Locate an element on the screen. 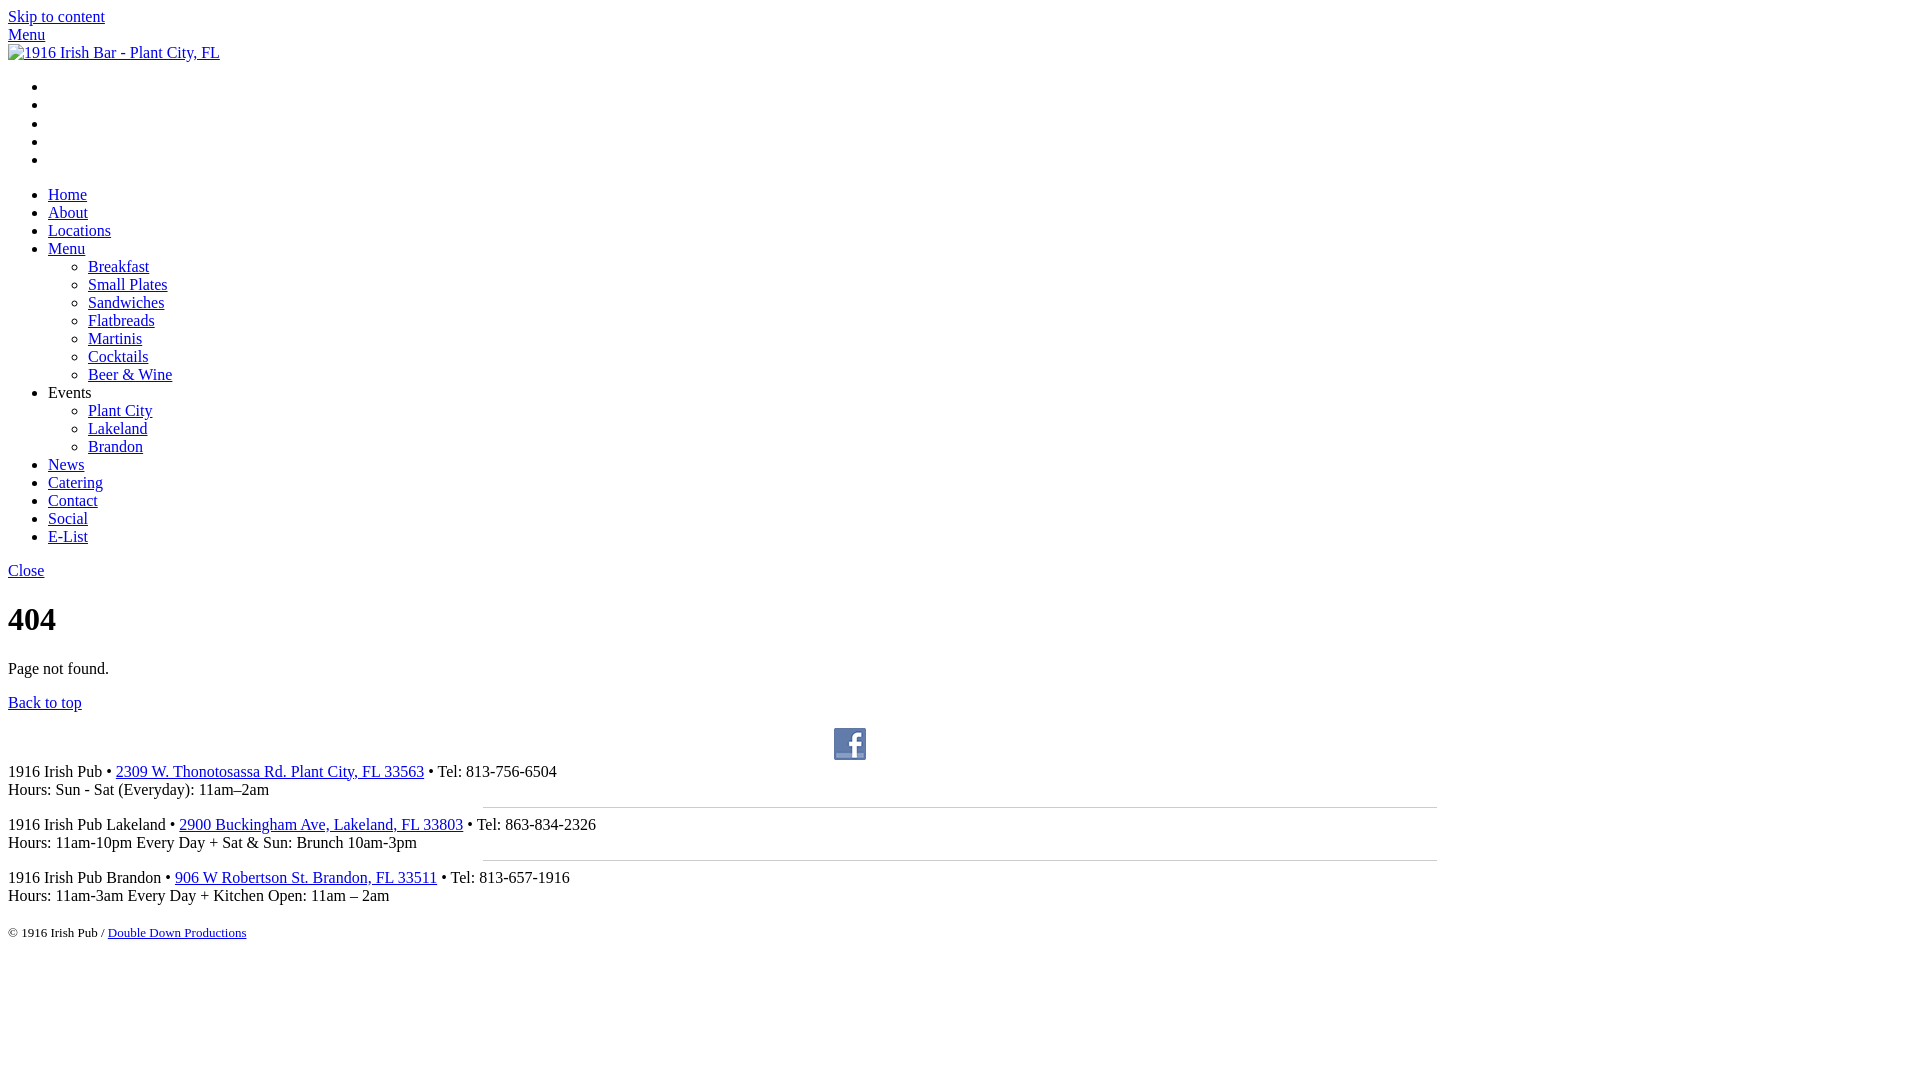 The image size is (1920, 1080). 'Skip to content' is located at coordinates (8, 16).